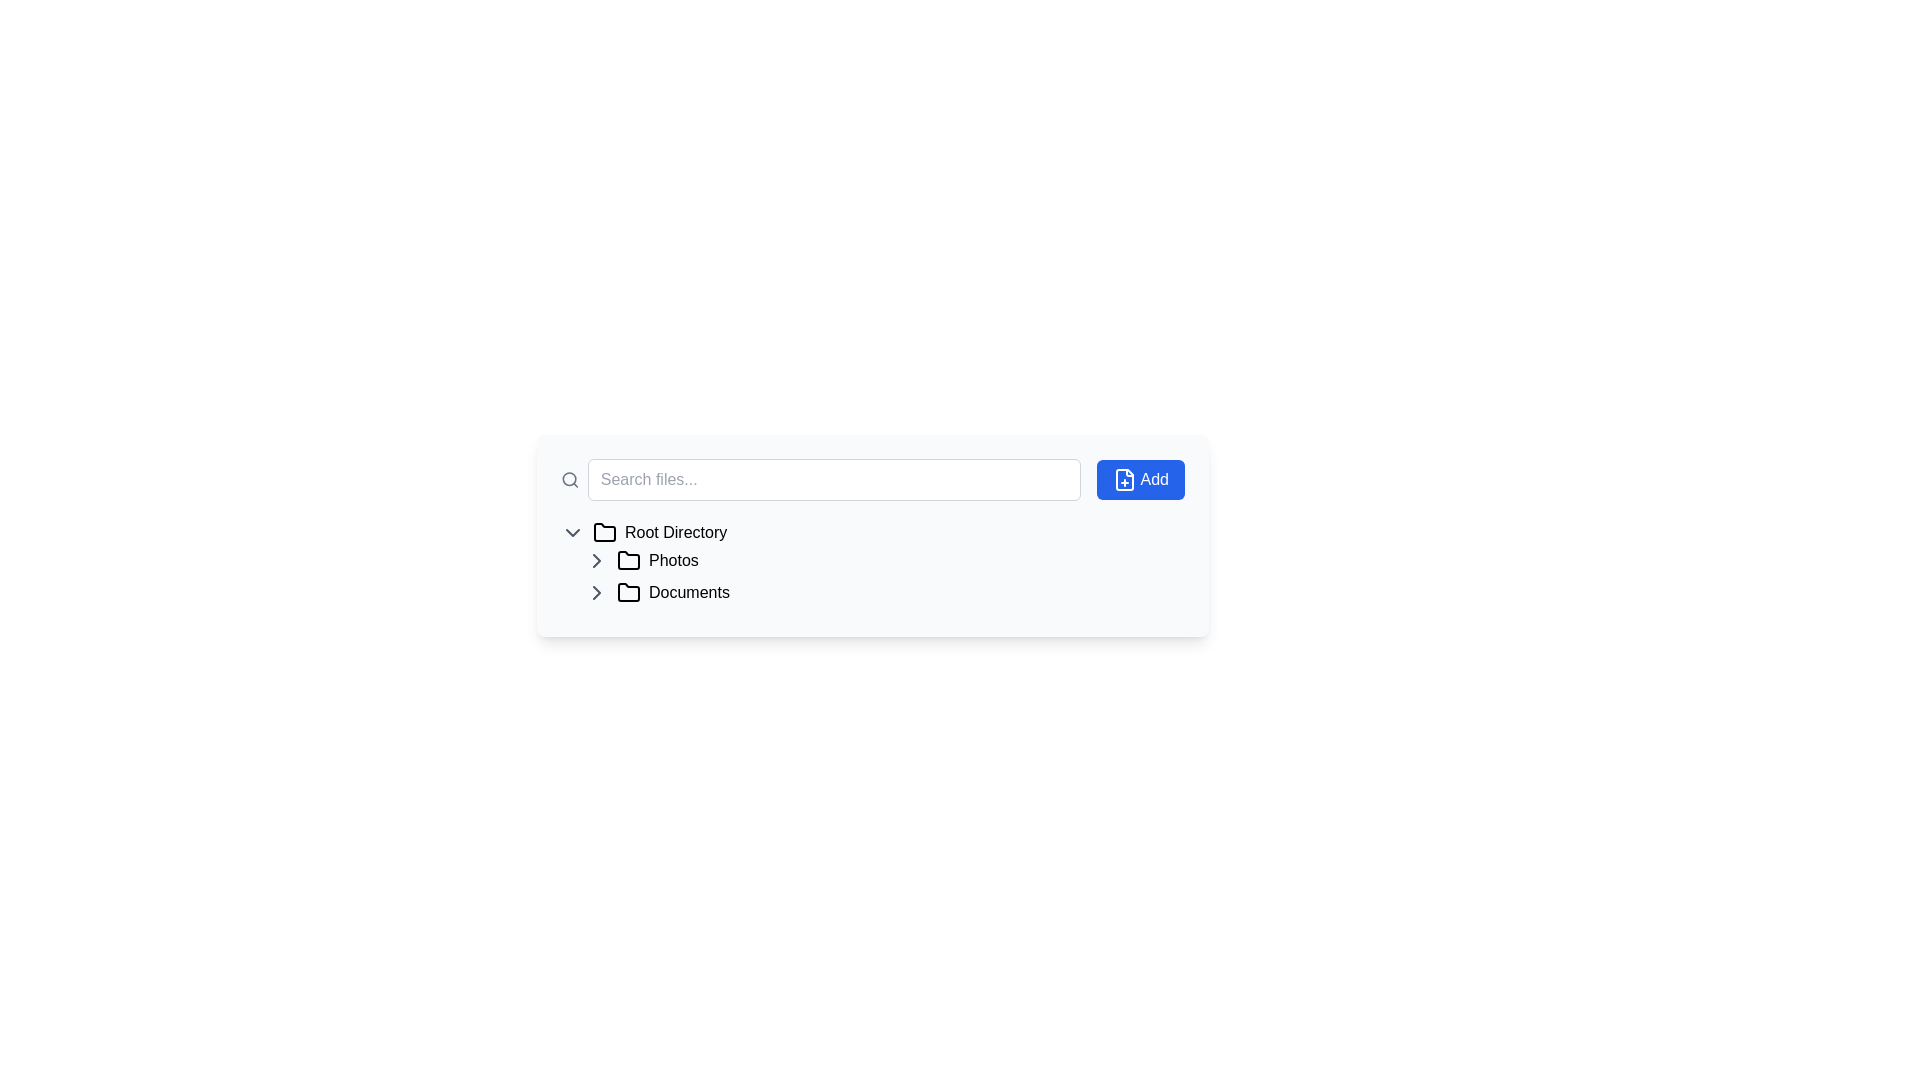  What do you see at coordinates (569, 479) in the screenshot?
I see `the search indicator icon located to the far left of the text input field labeled 'Search files...'` at bounding box center [569, 479].